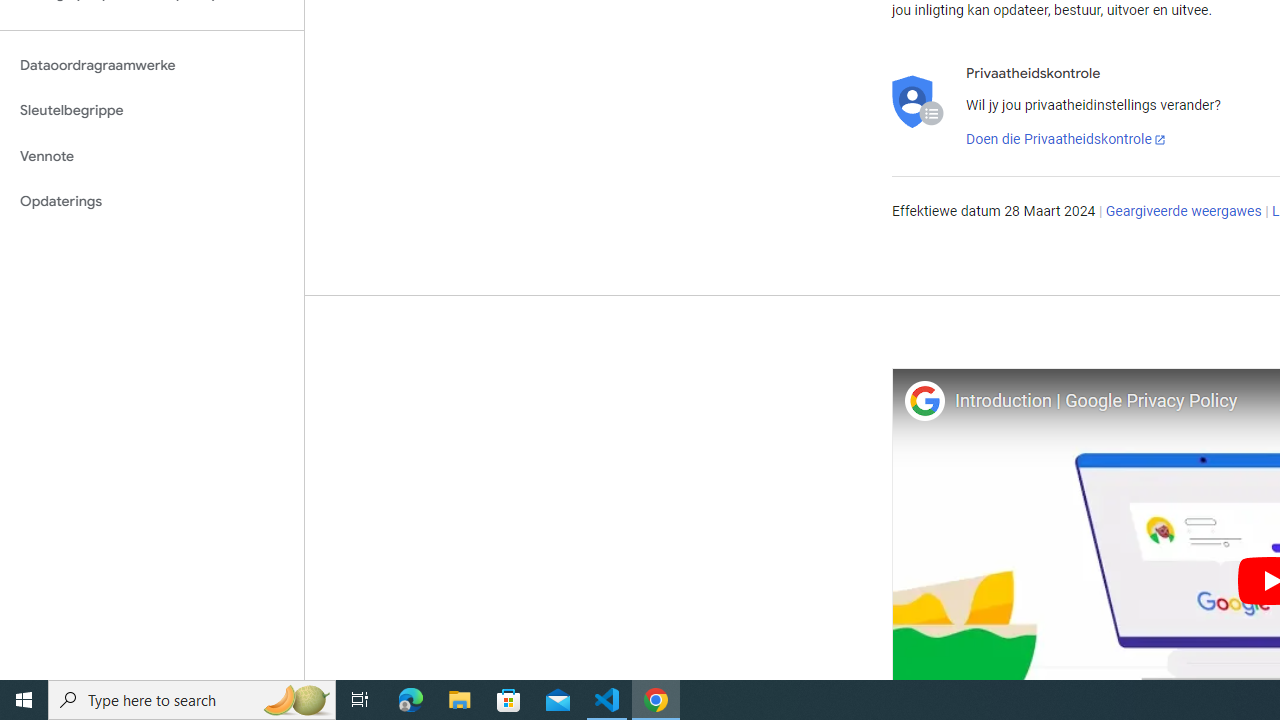  Describe the element at coordinates (923, 400) in the screenshot. I see `'Fotobeeld van Google'` at that location.